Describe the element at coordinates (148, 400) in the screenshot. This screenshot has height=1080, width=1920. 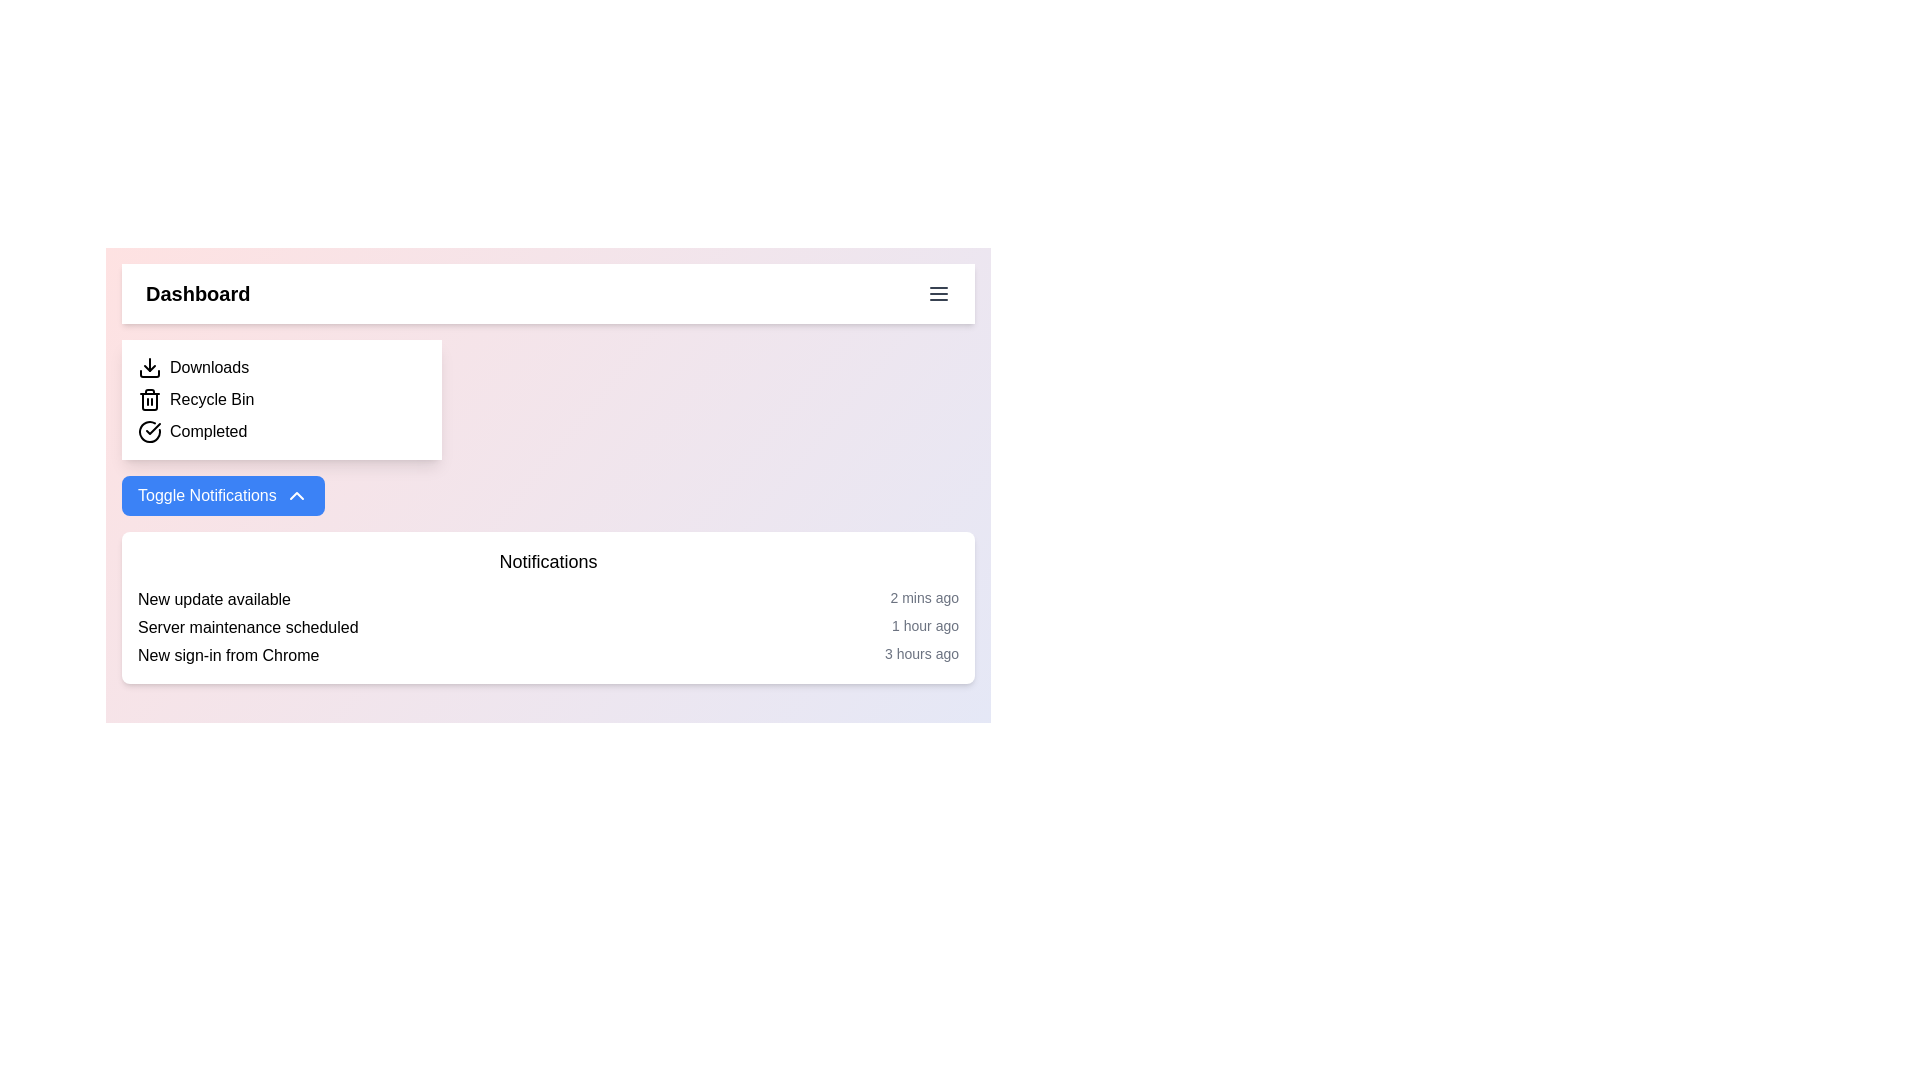
I see `the 'Recycle Bin' SVG icon located in the dropdown menu under the 'Dashboard' section, positioned above 'Completed' and below 'Downloads'` at that location.